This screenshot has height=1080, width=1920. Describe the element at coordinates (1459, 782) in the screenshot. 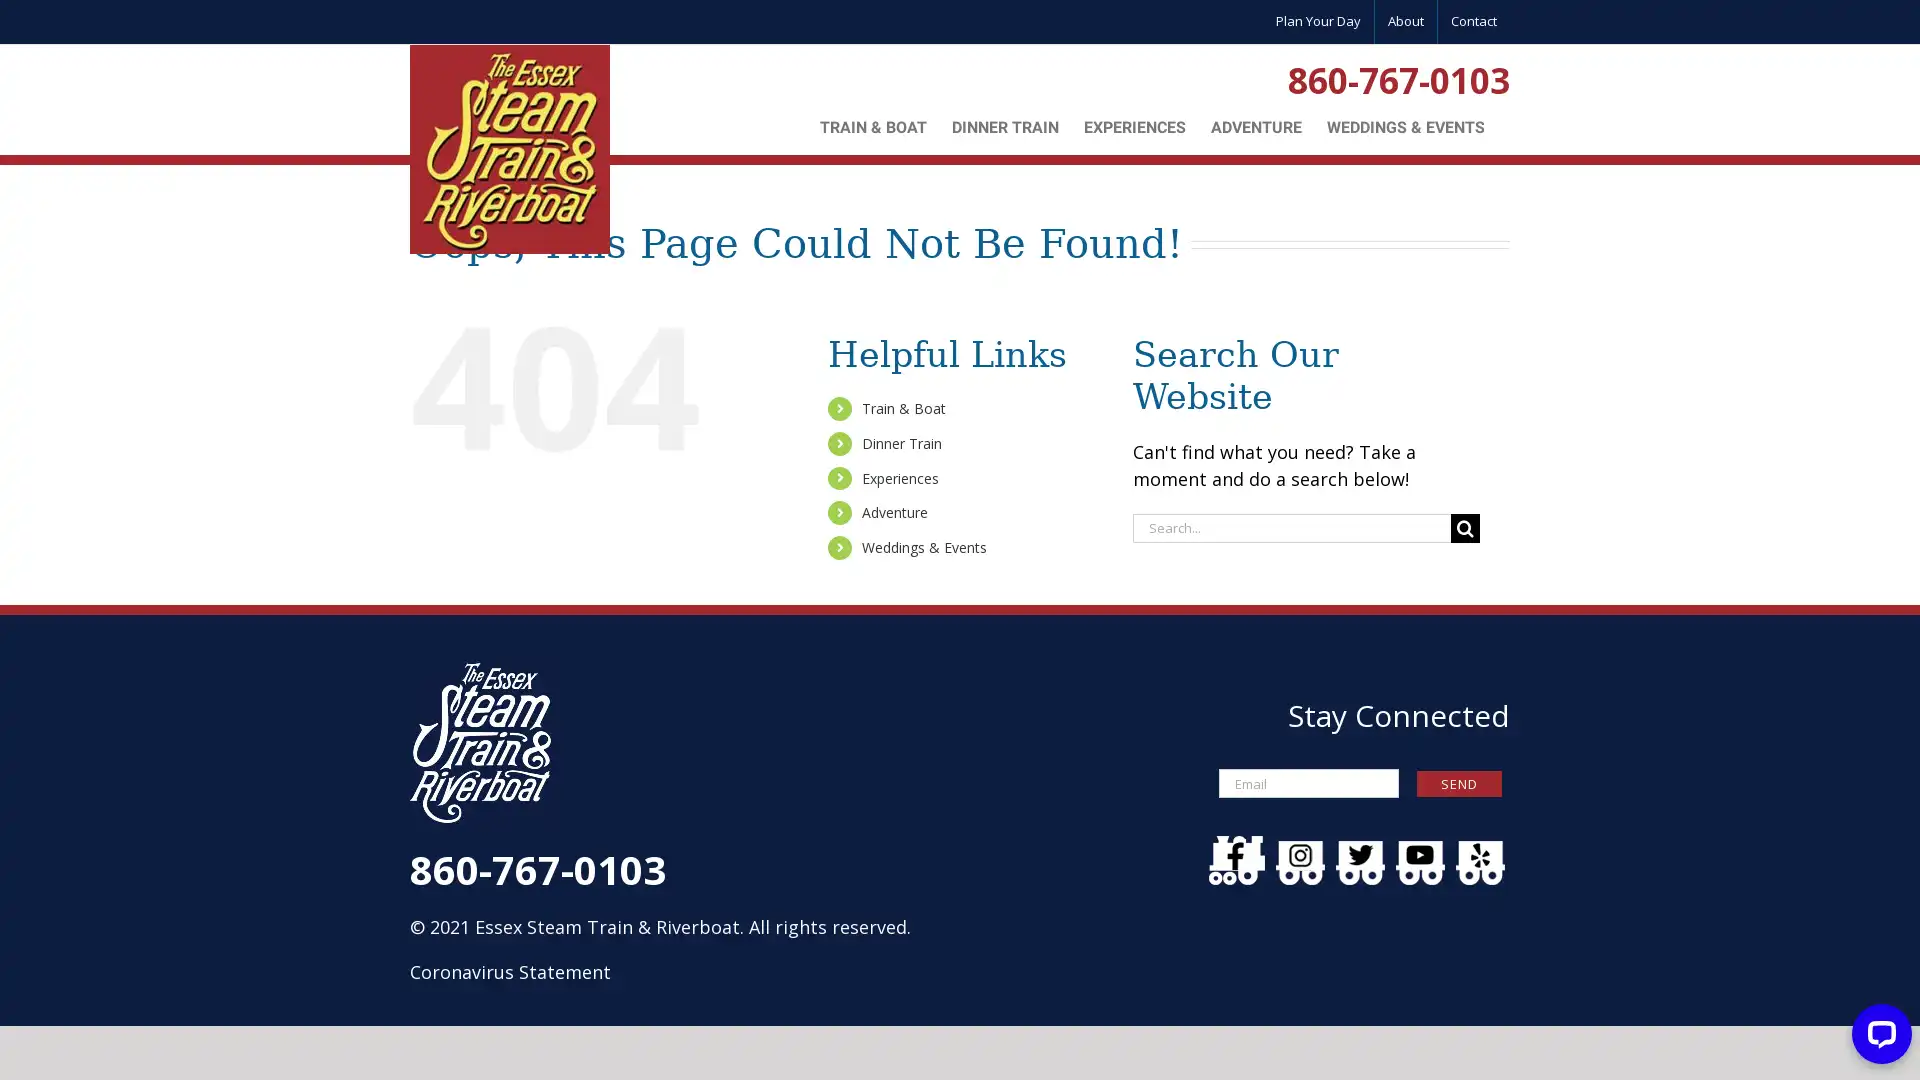

I see `Send` at that location.